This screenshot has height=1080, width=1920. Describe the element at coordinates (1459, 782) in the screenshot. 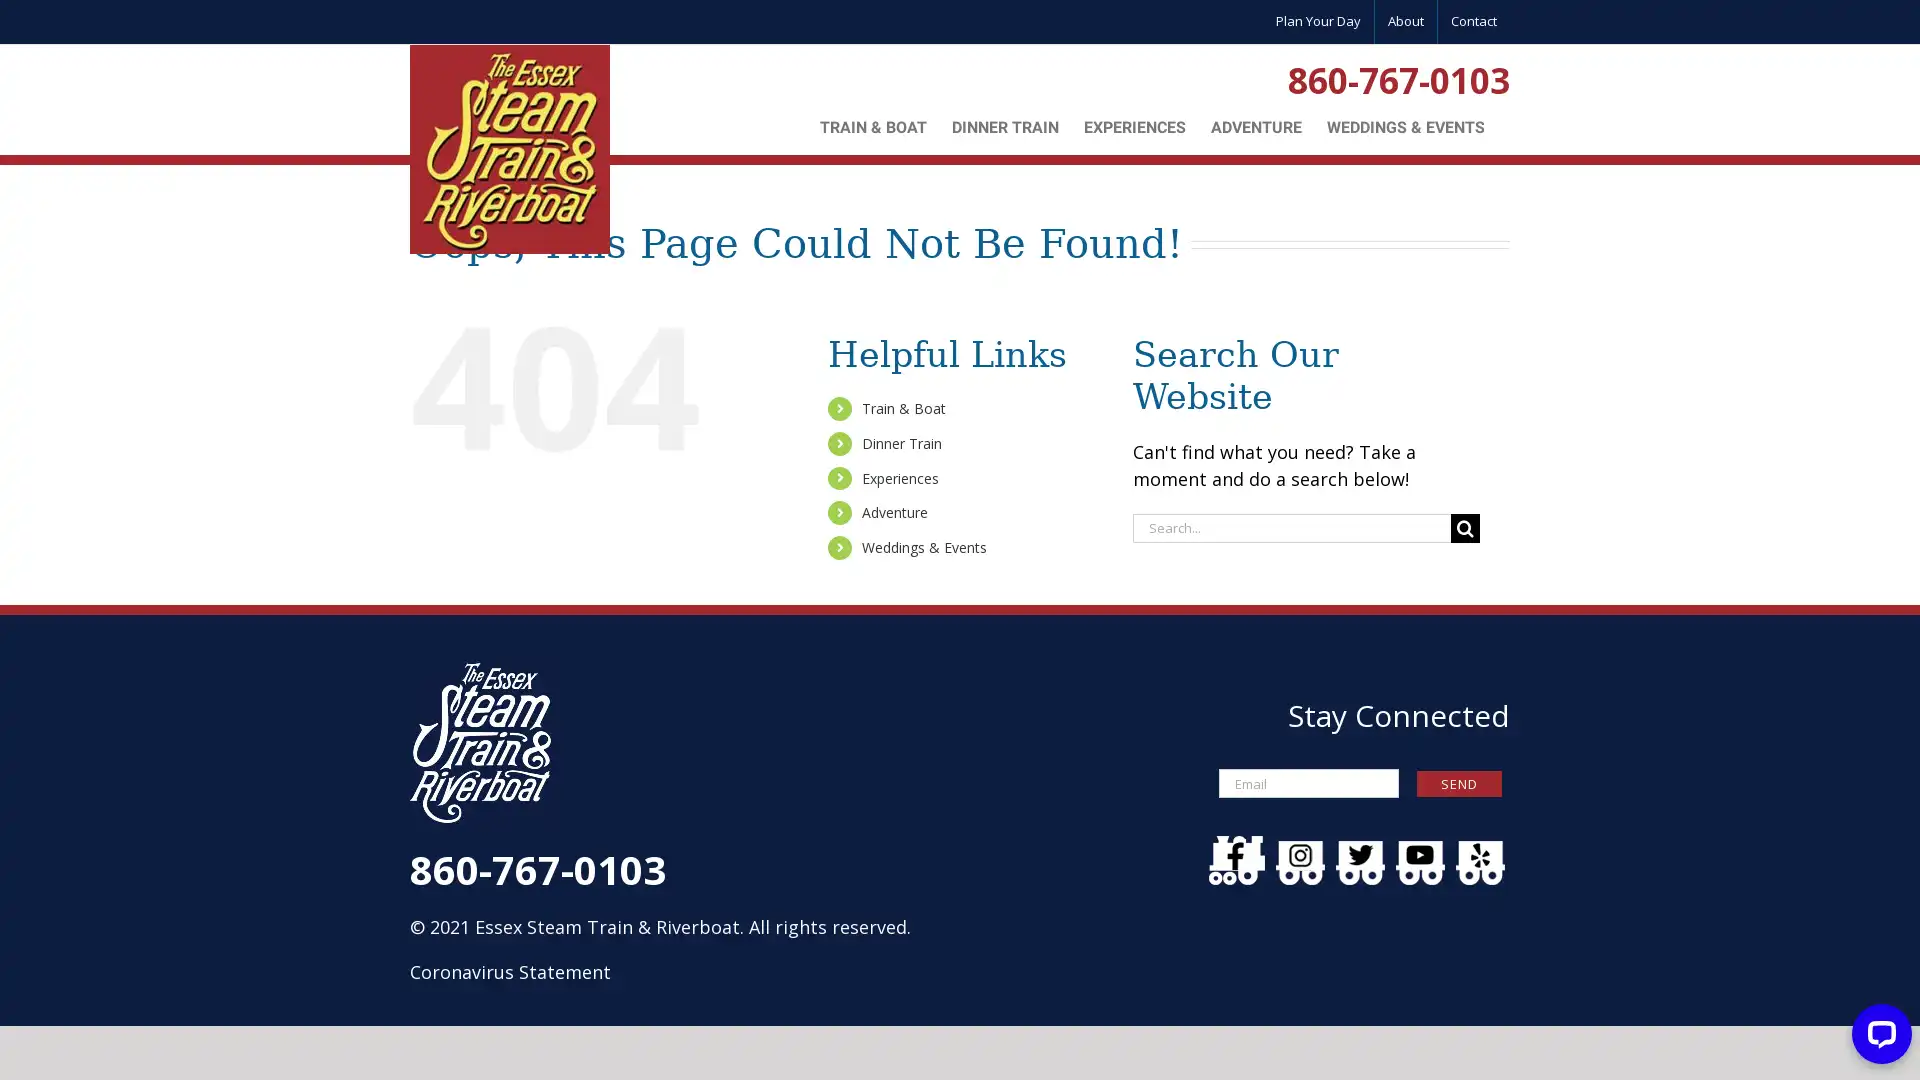

I see `Send` at that location.